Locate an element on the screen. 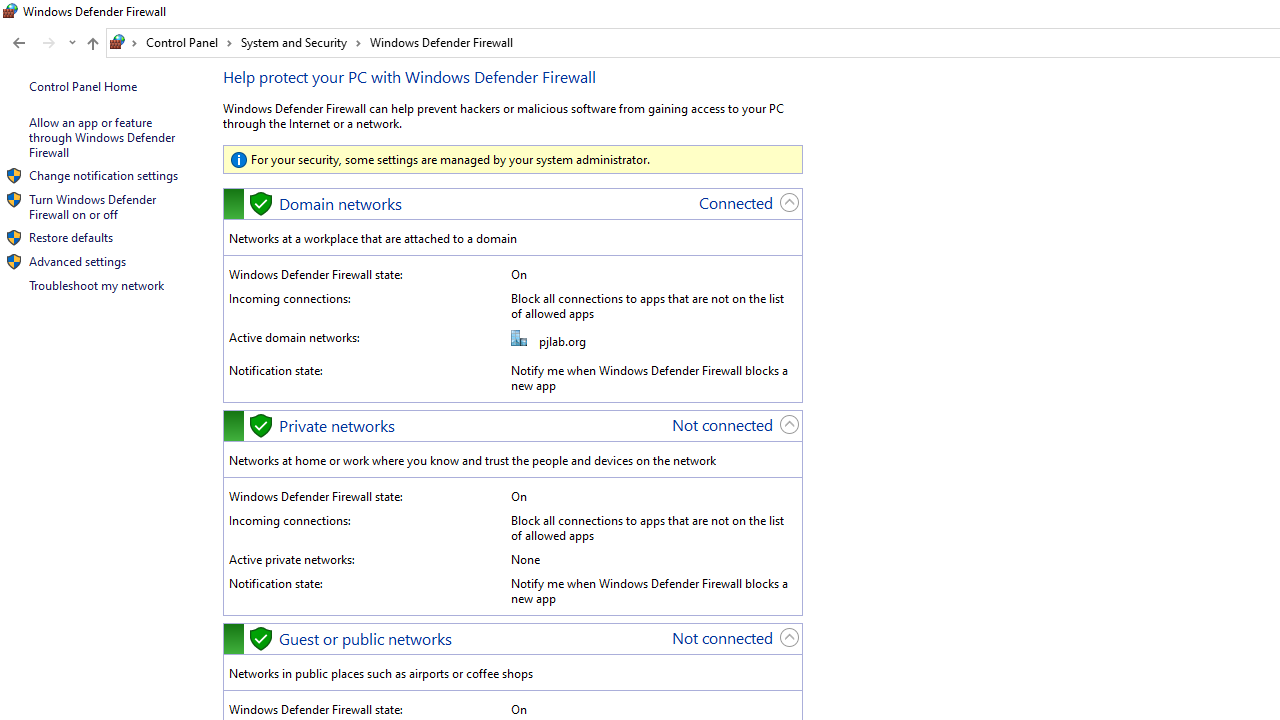  'Navigation buttons' is located at coordinates (42, 43).